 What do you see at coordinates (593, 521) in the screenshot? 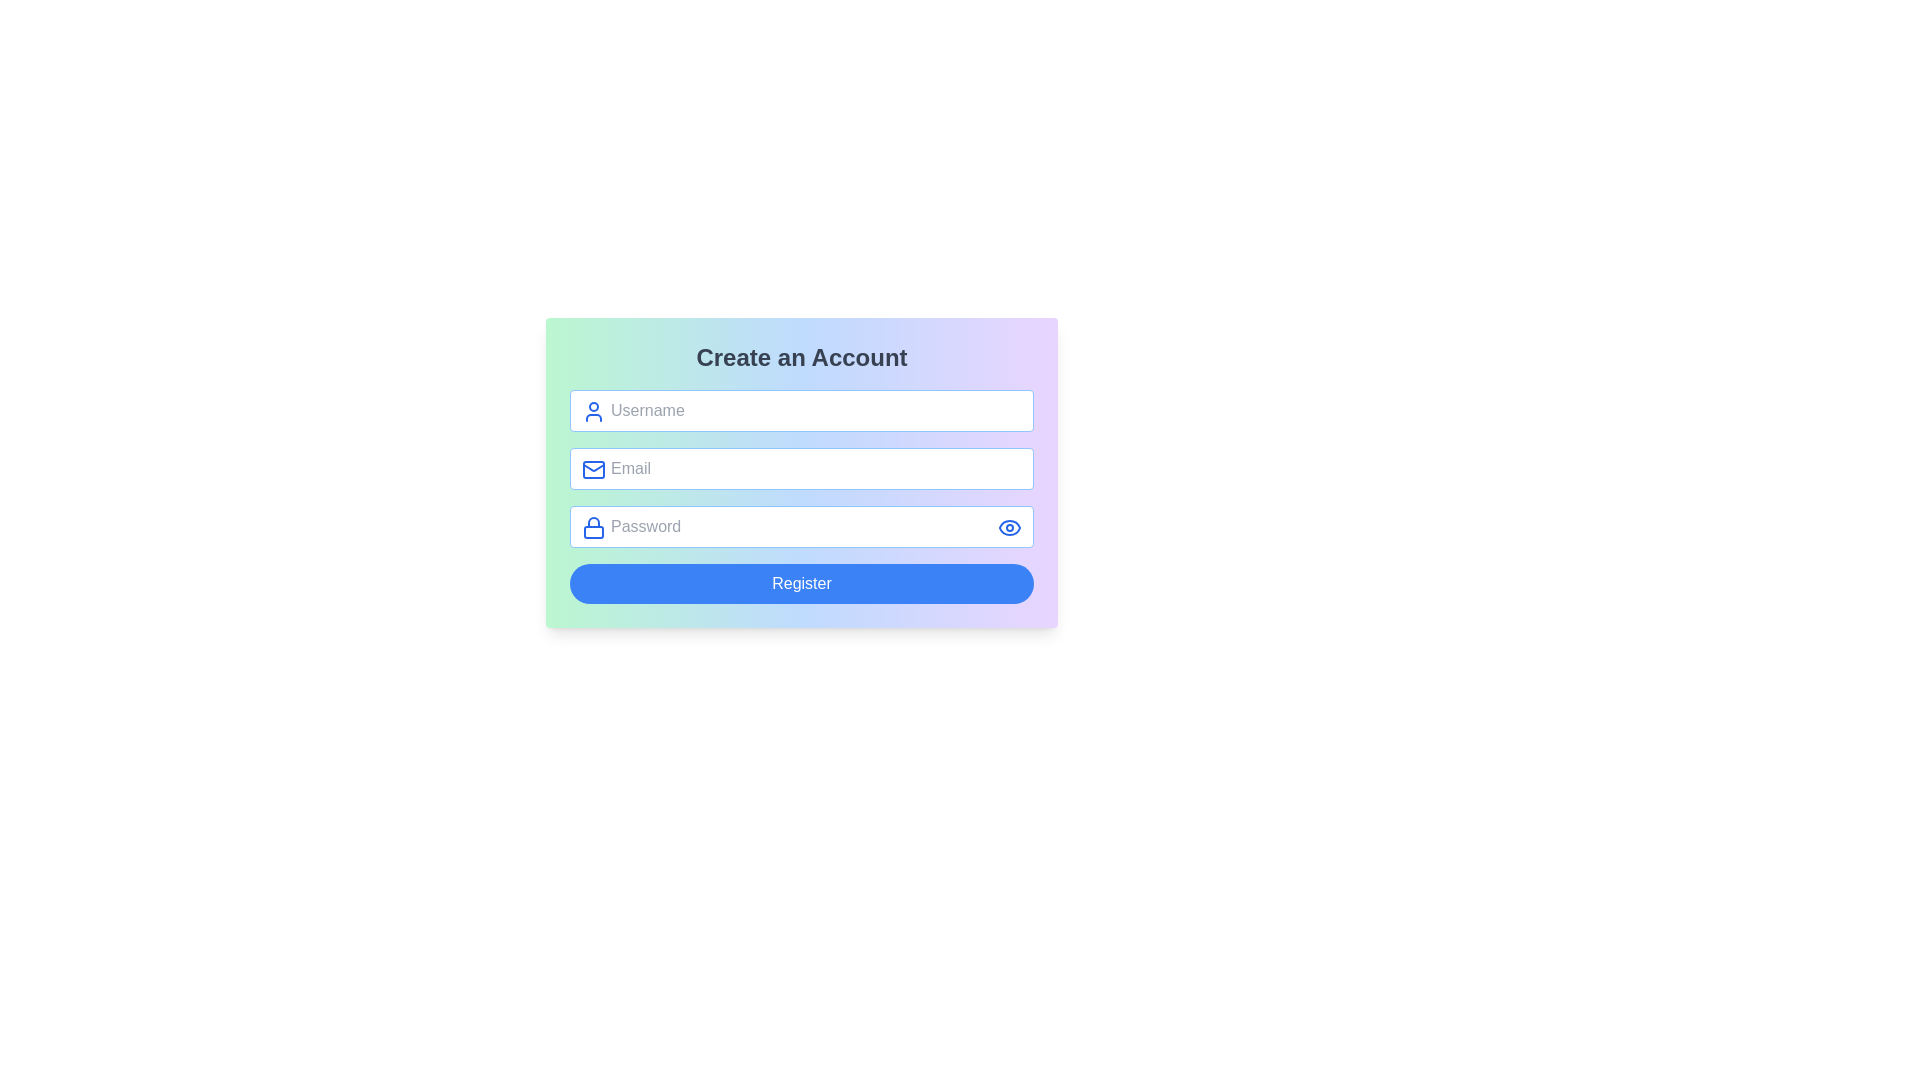
I see `the upper curved part of the lock icon, which is displayed to the left of the 'Password' input field, symbolizing security` at bounding box center [593, 521].